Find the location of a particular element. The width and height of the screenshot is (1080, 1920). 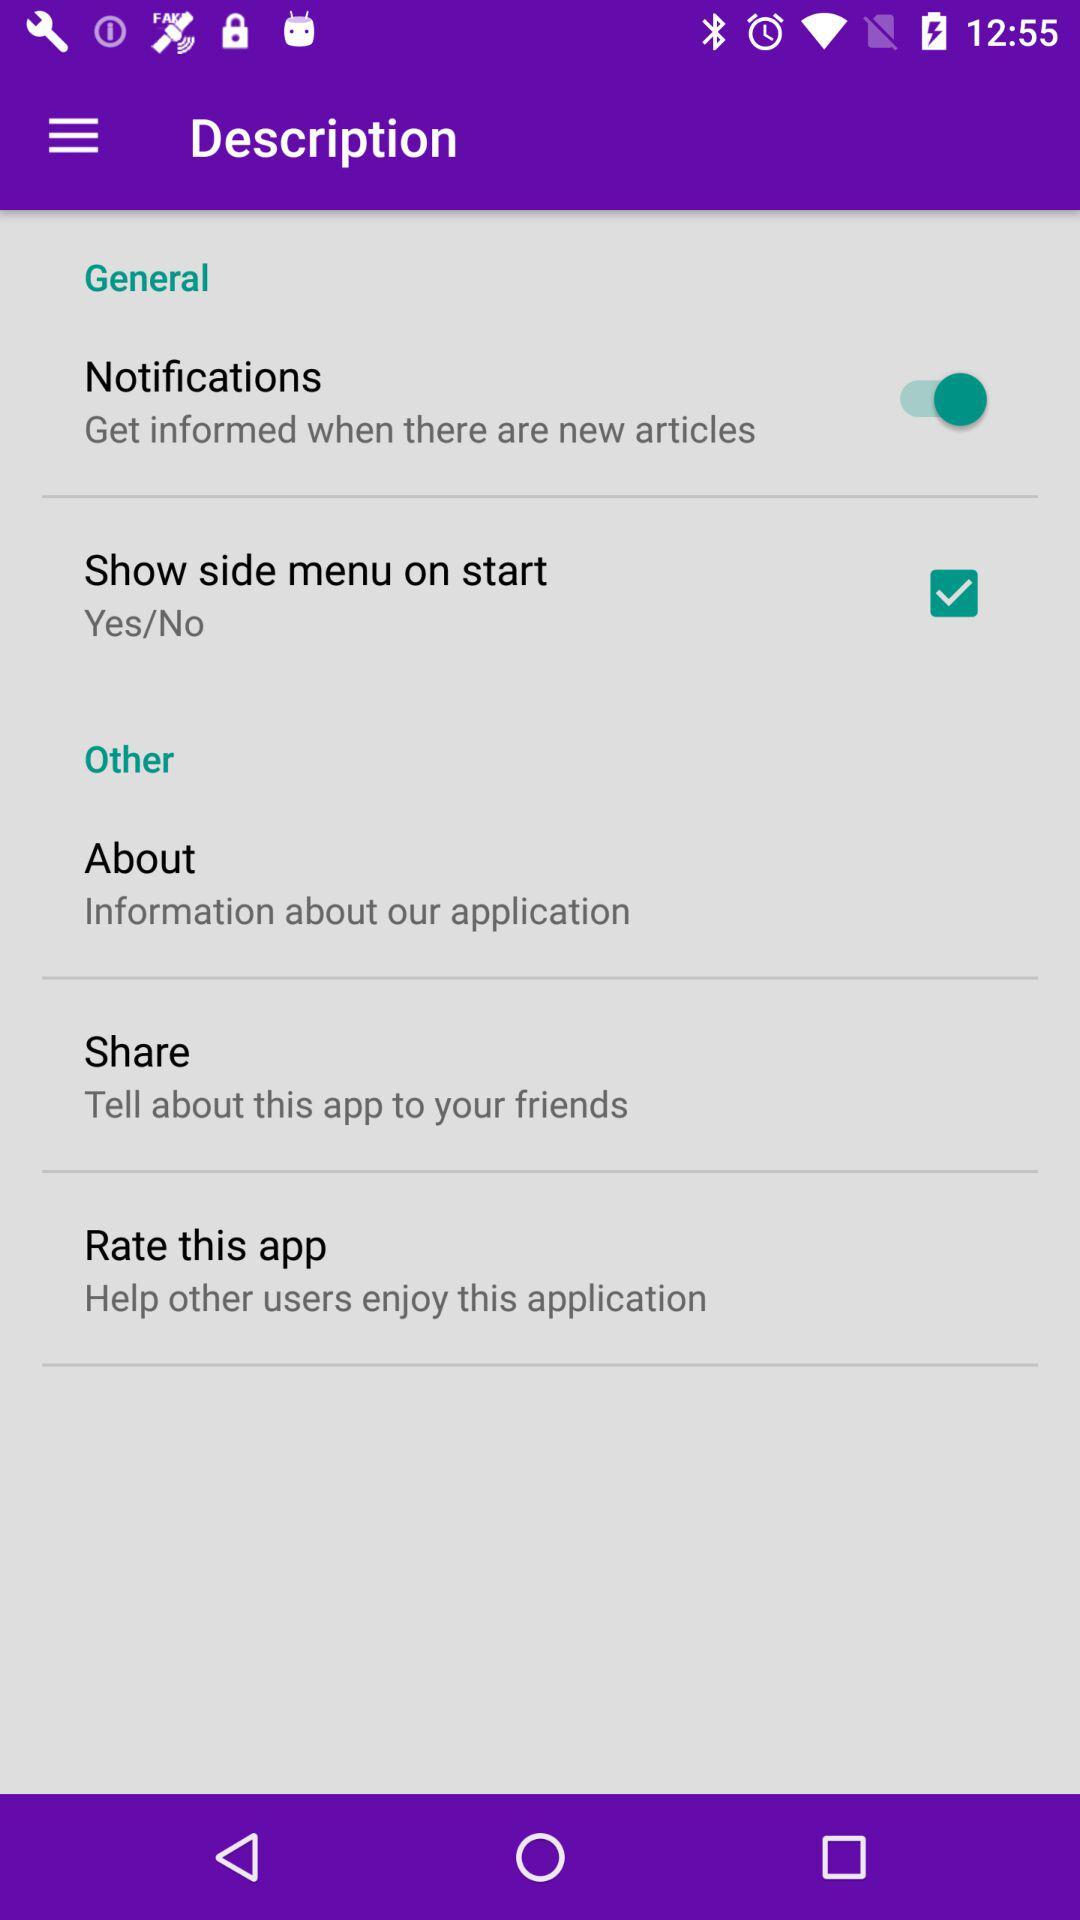

icon below general item is located at coordinates (933, 399).